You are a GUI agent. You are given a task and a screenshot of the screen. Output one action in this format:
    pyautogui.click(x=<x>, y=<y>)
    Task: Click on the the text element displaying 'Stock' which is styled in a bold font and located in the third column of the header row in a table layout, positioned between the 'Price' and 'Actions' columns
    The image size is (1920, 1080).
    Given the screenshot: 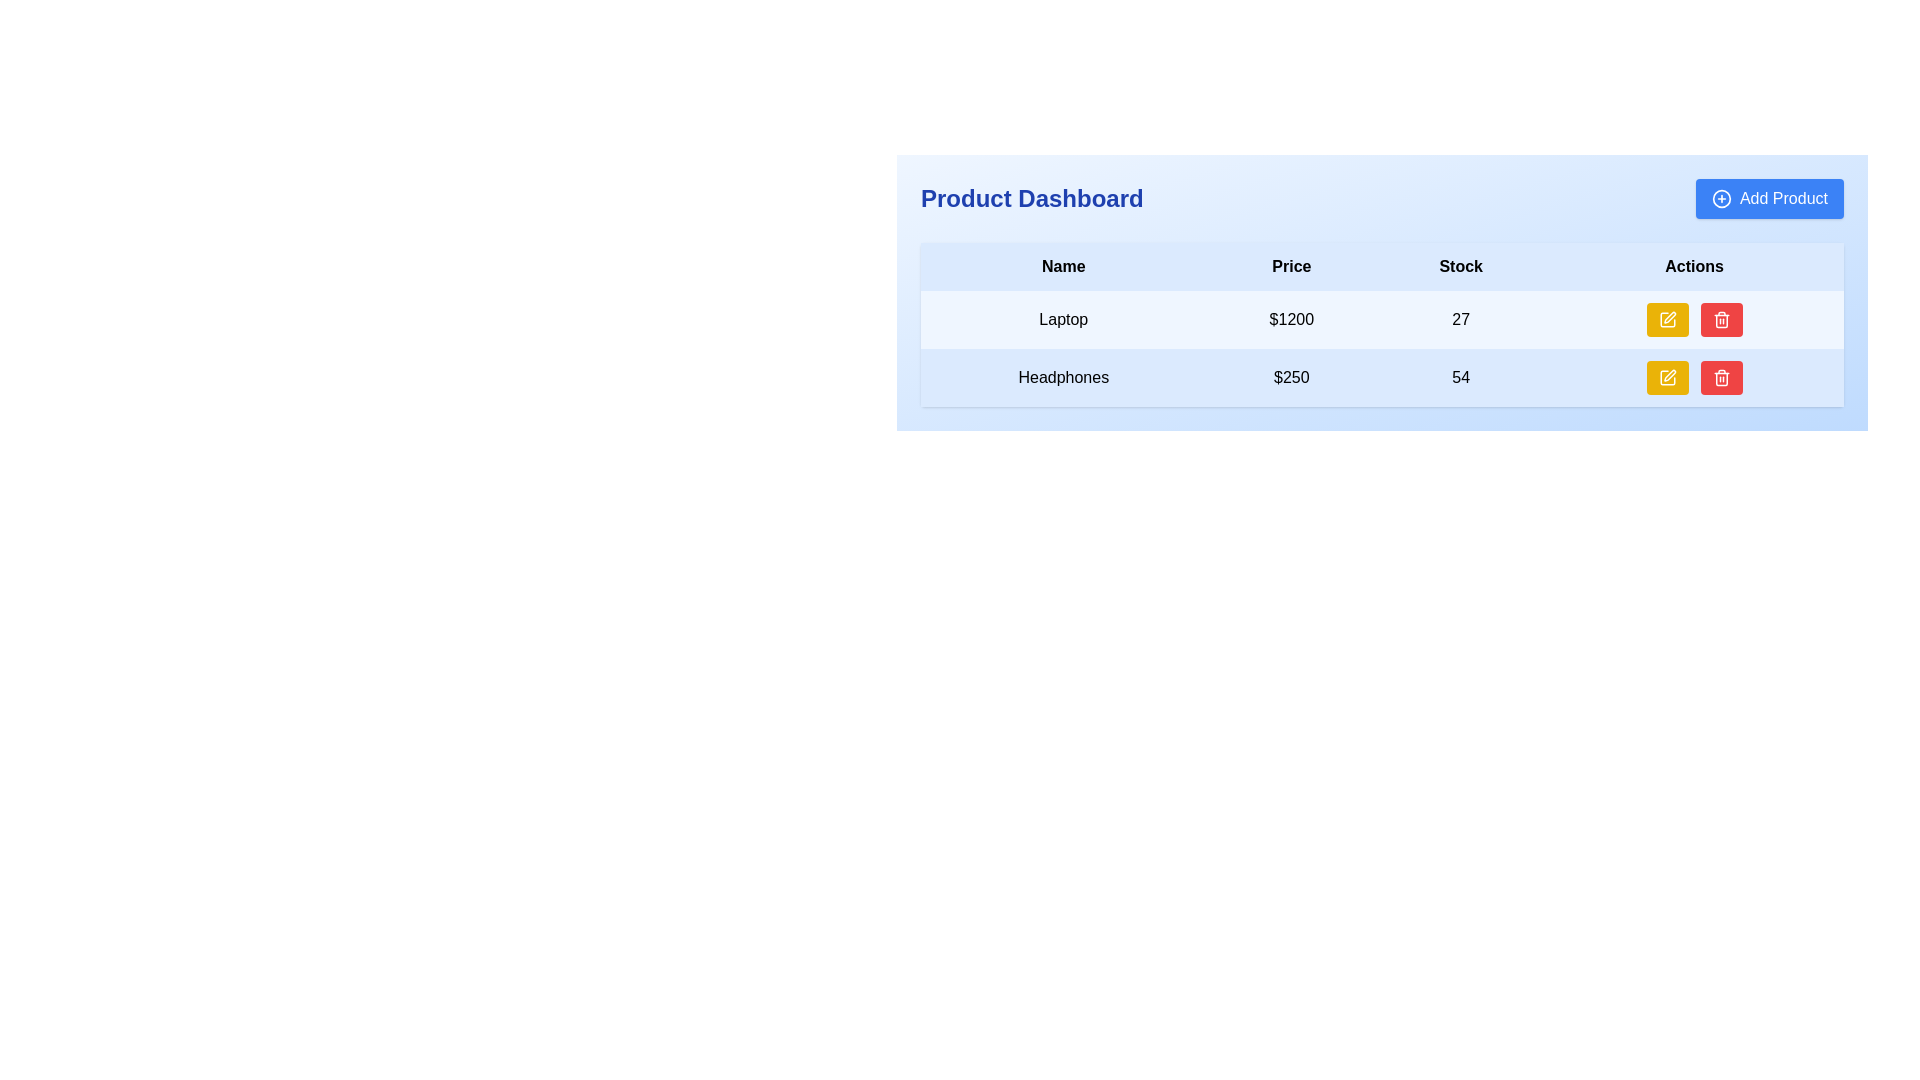 What is the action you would take?
    pyautogui.click(x=1461, y=265)
    